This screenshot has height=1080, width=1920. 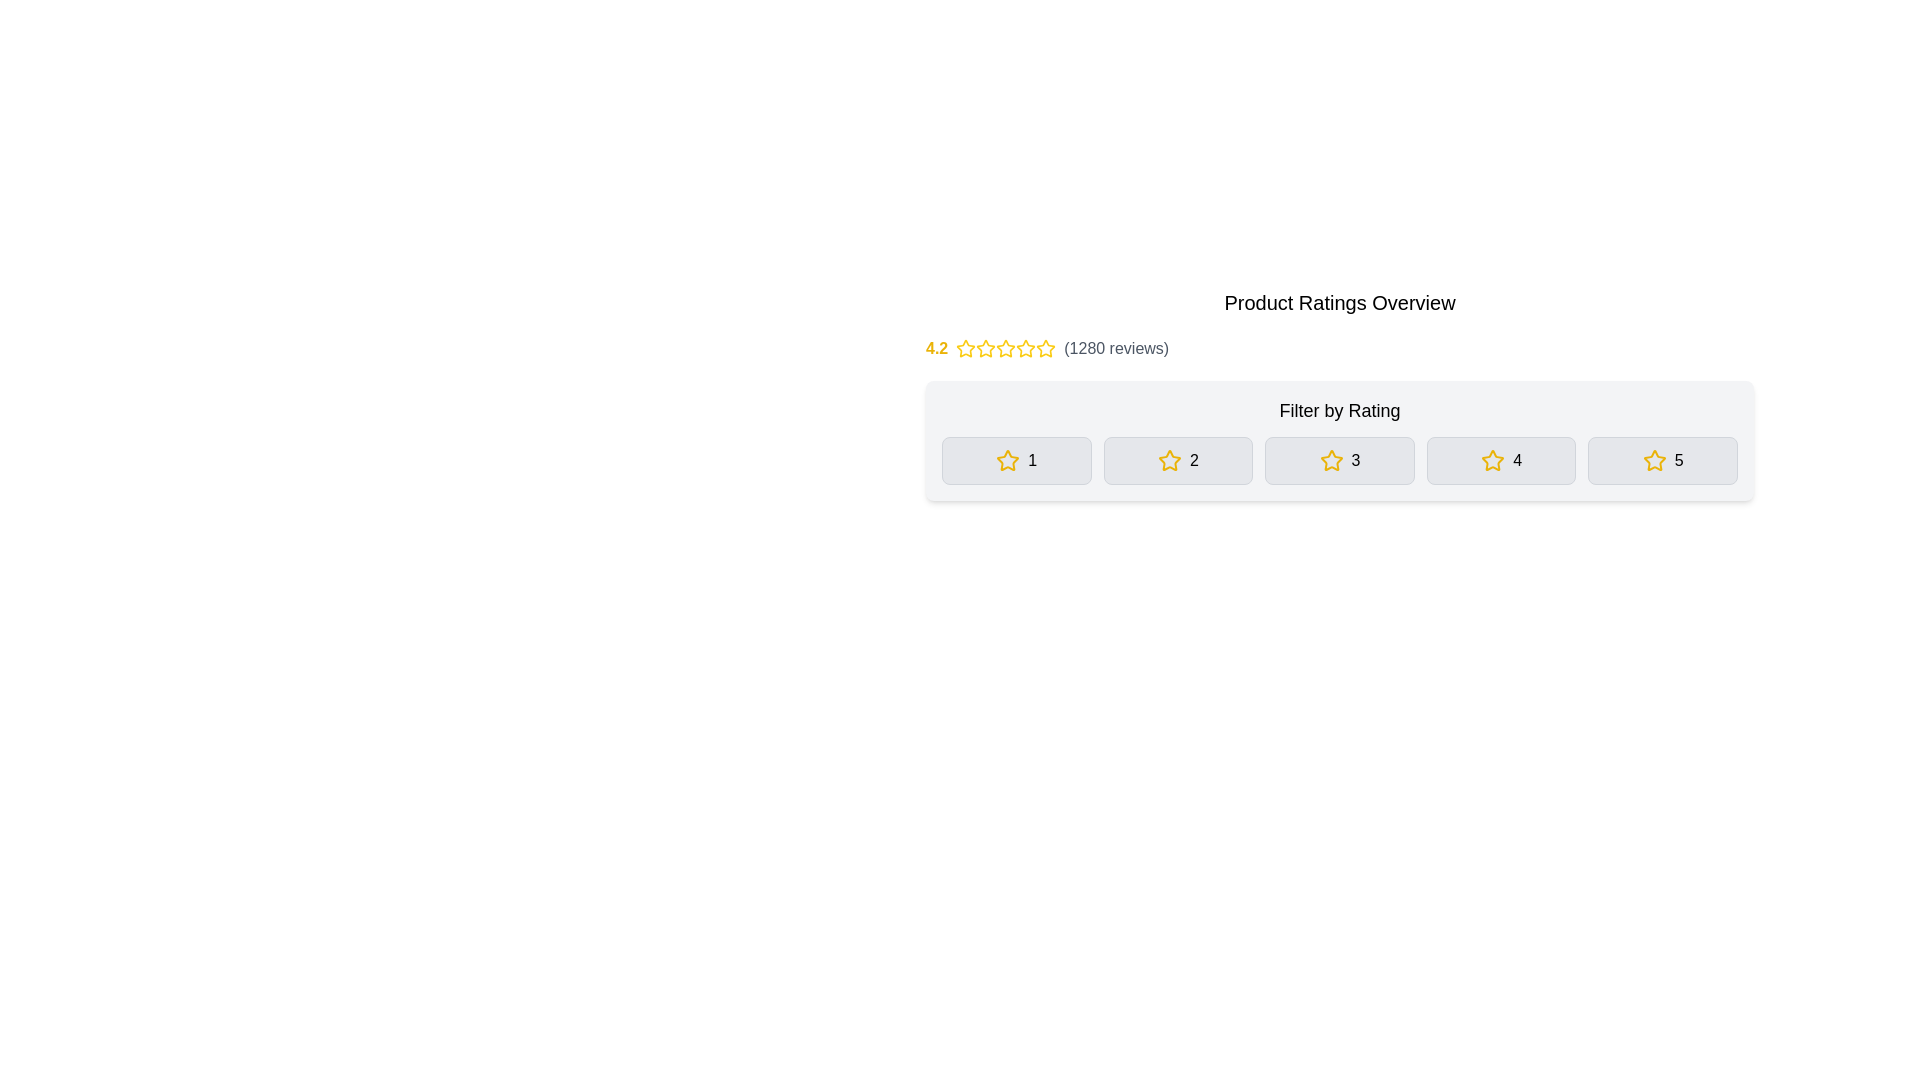 I want to click on the first yellow star icon in the rating system, which has a rounded outline and white interior, located above the 'Filter by Rating' button group, so click(x=966, y=347).